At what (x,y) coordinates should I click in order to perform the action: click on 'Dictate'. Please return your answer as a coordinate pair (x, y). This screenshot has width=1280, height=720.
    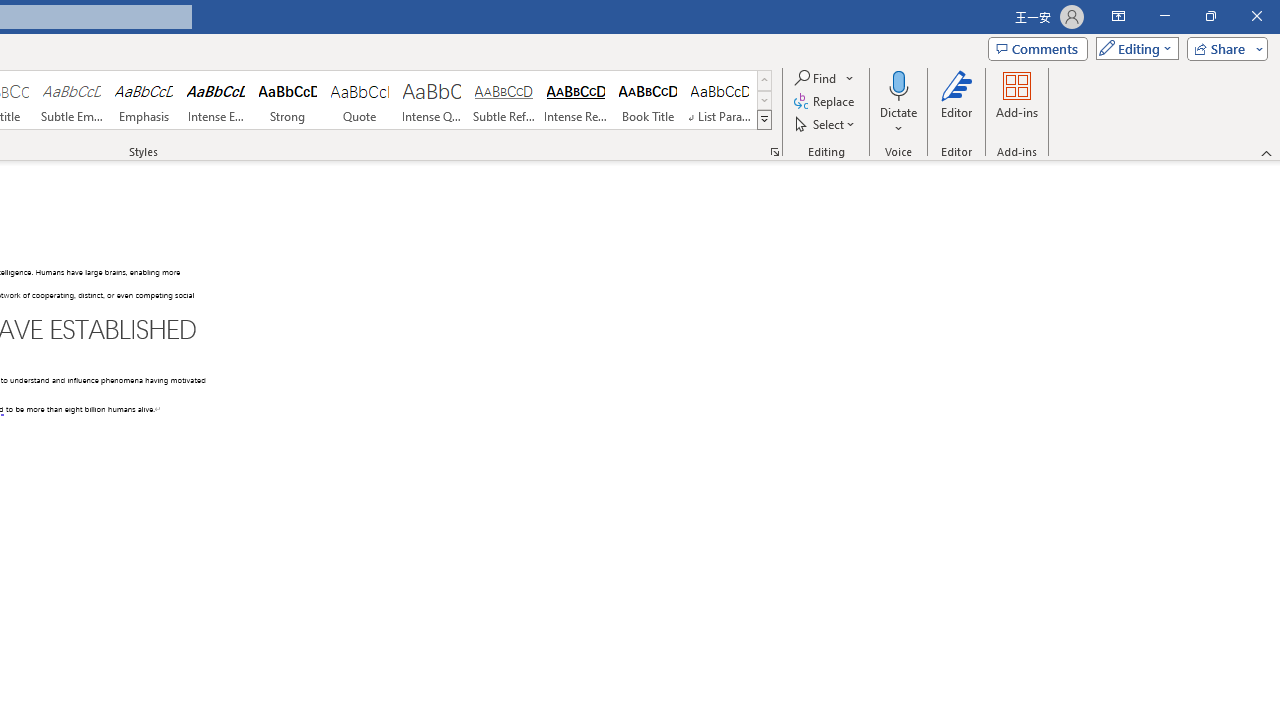
    Looking at the image, I should click on (898, 103).